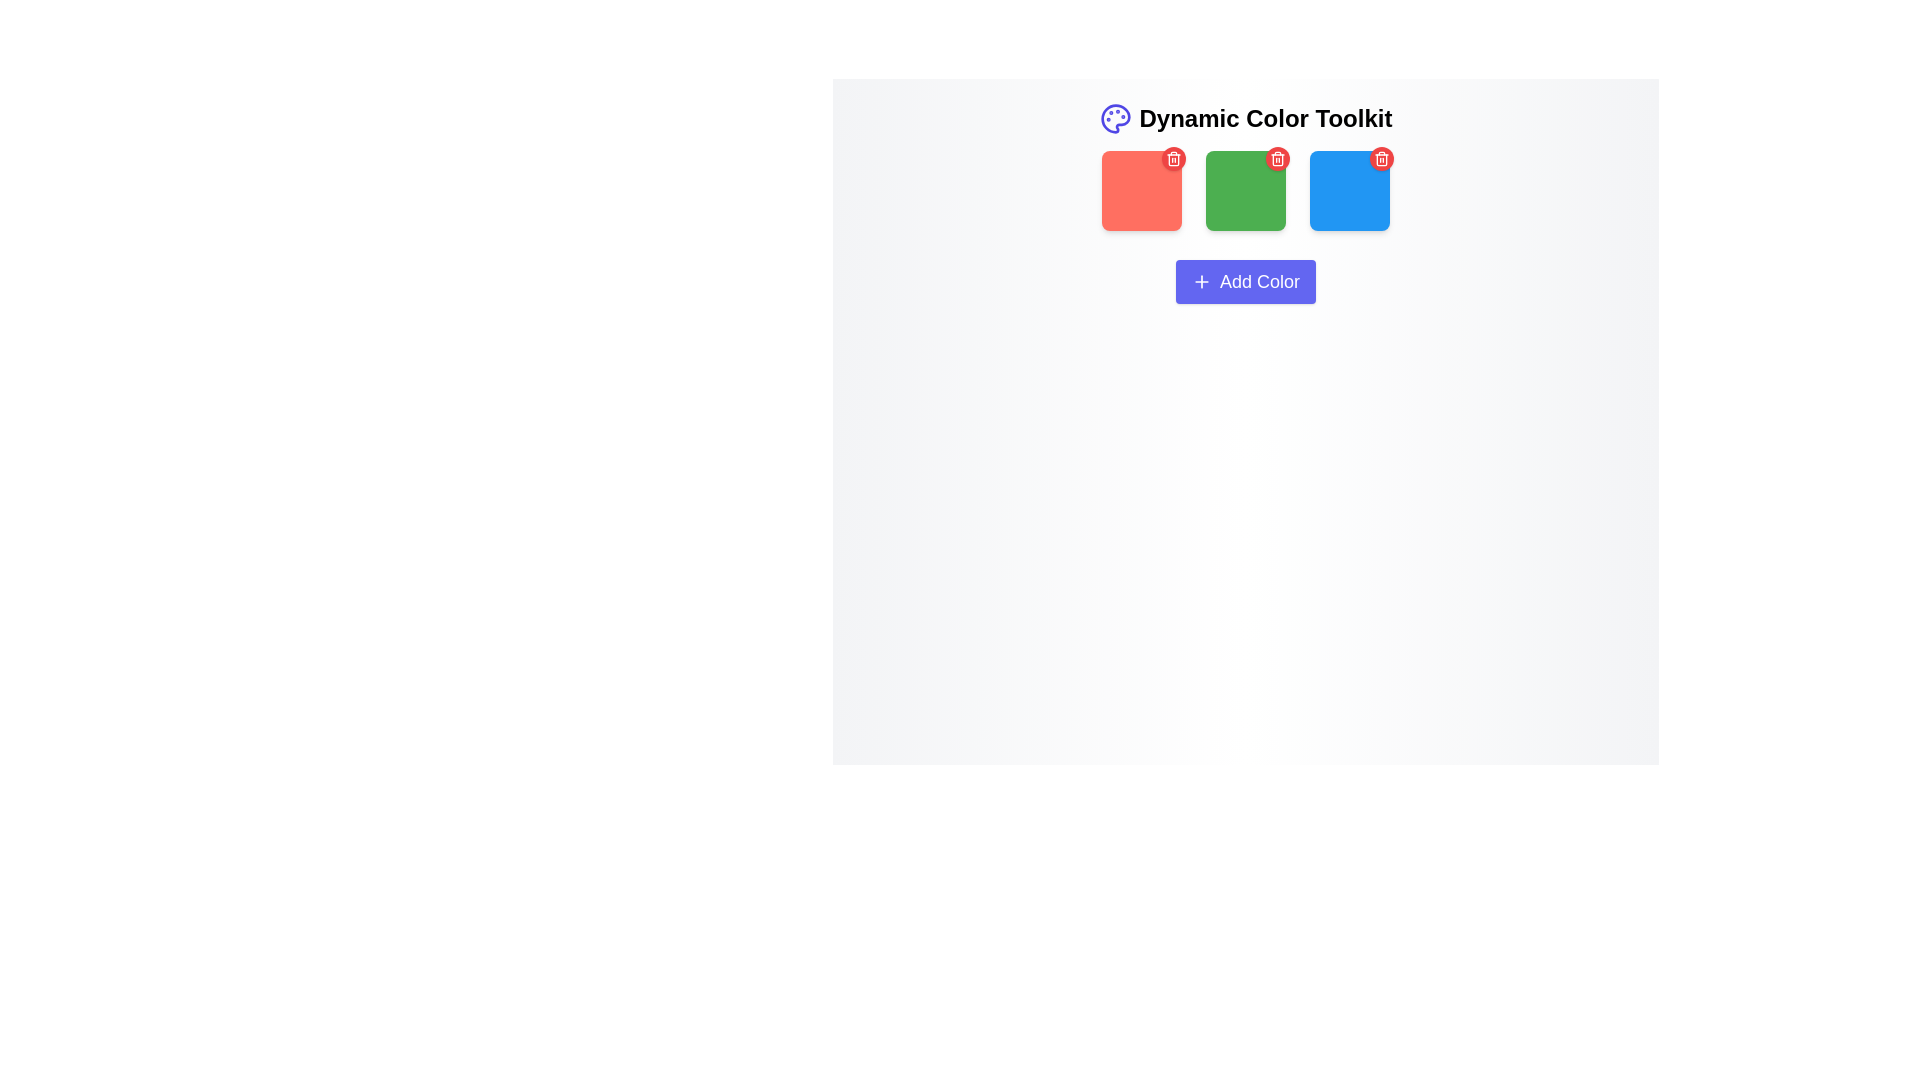 The image size is (1920, 1080). What do you see at coordinates (1349, 191) in the screenshot?
I see `the interactive color selection square located on the rightmost side of the three colorful squares` at bounding box center [1349, 191].